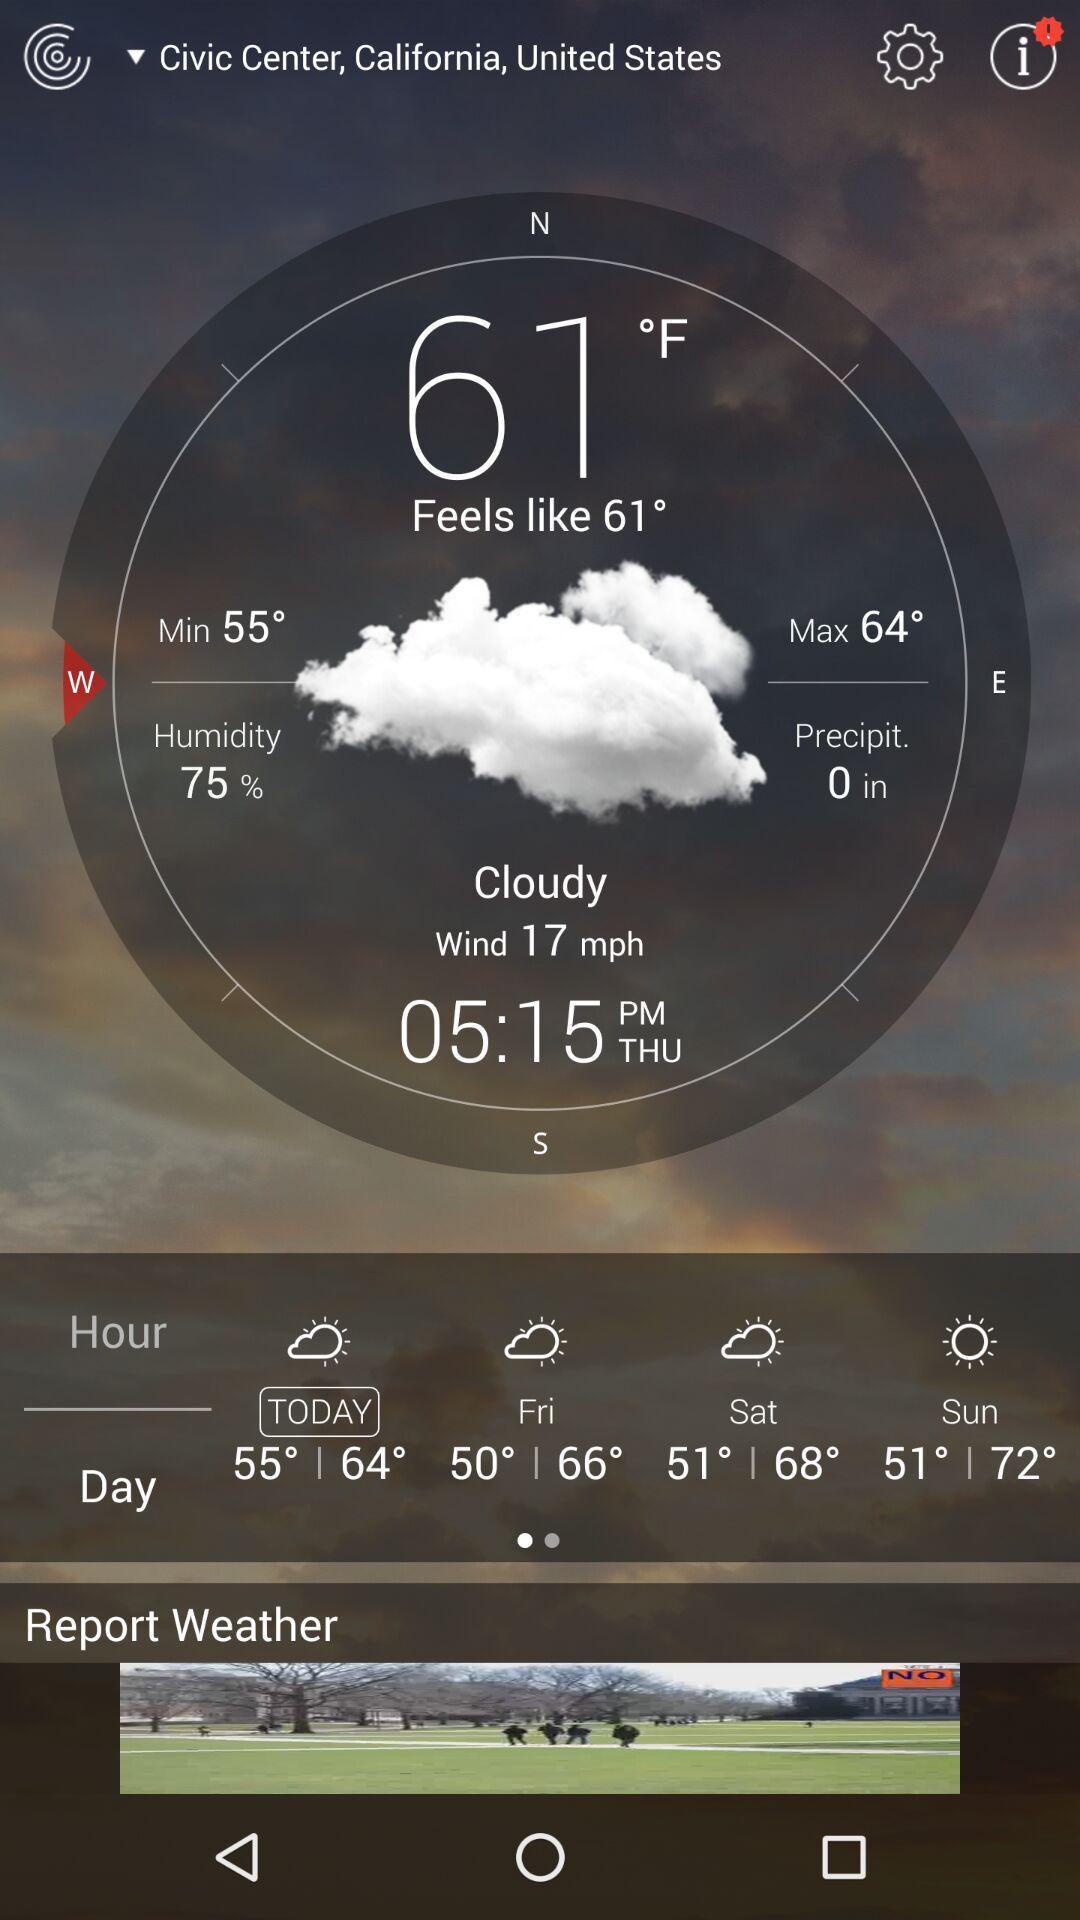 This screenshot has height=1920, width=1080. Describe the element at coordinates (910, 56) in the screenshot. I see `parameters` at that location.